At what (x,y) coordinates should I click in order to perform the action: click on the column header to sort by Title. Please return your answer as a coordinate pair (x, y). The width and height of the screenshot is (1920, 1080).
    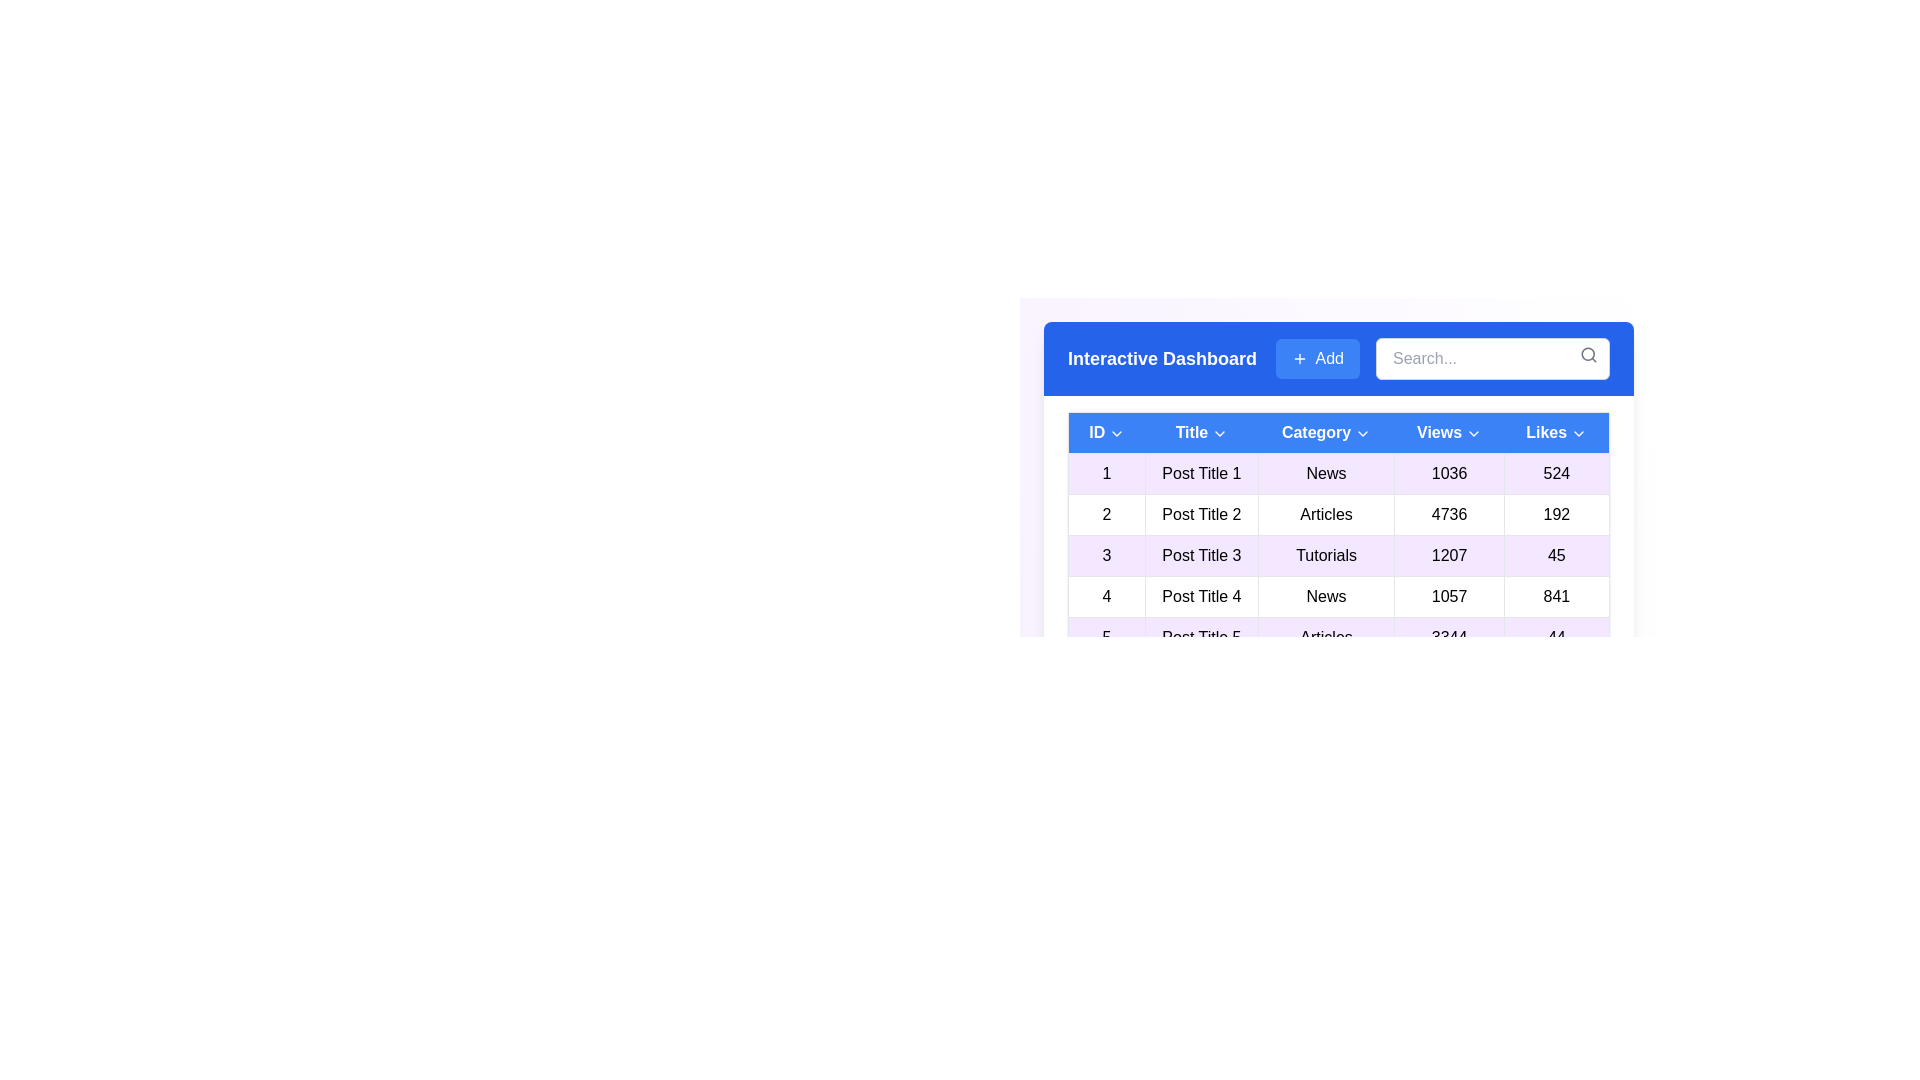
    Looking at the image, I should click on (1200, 431).